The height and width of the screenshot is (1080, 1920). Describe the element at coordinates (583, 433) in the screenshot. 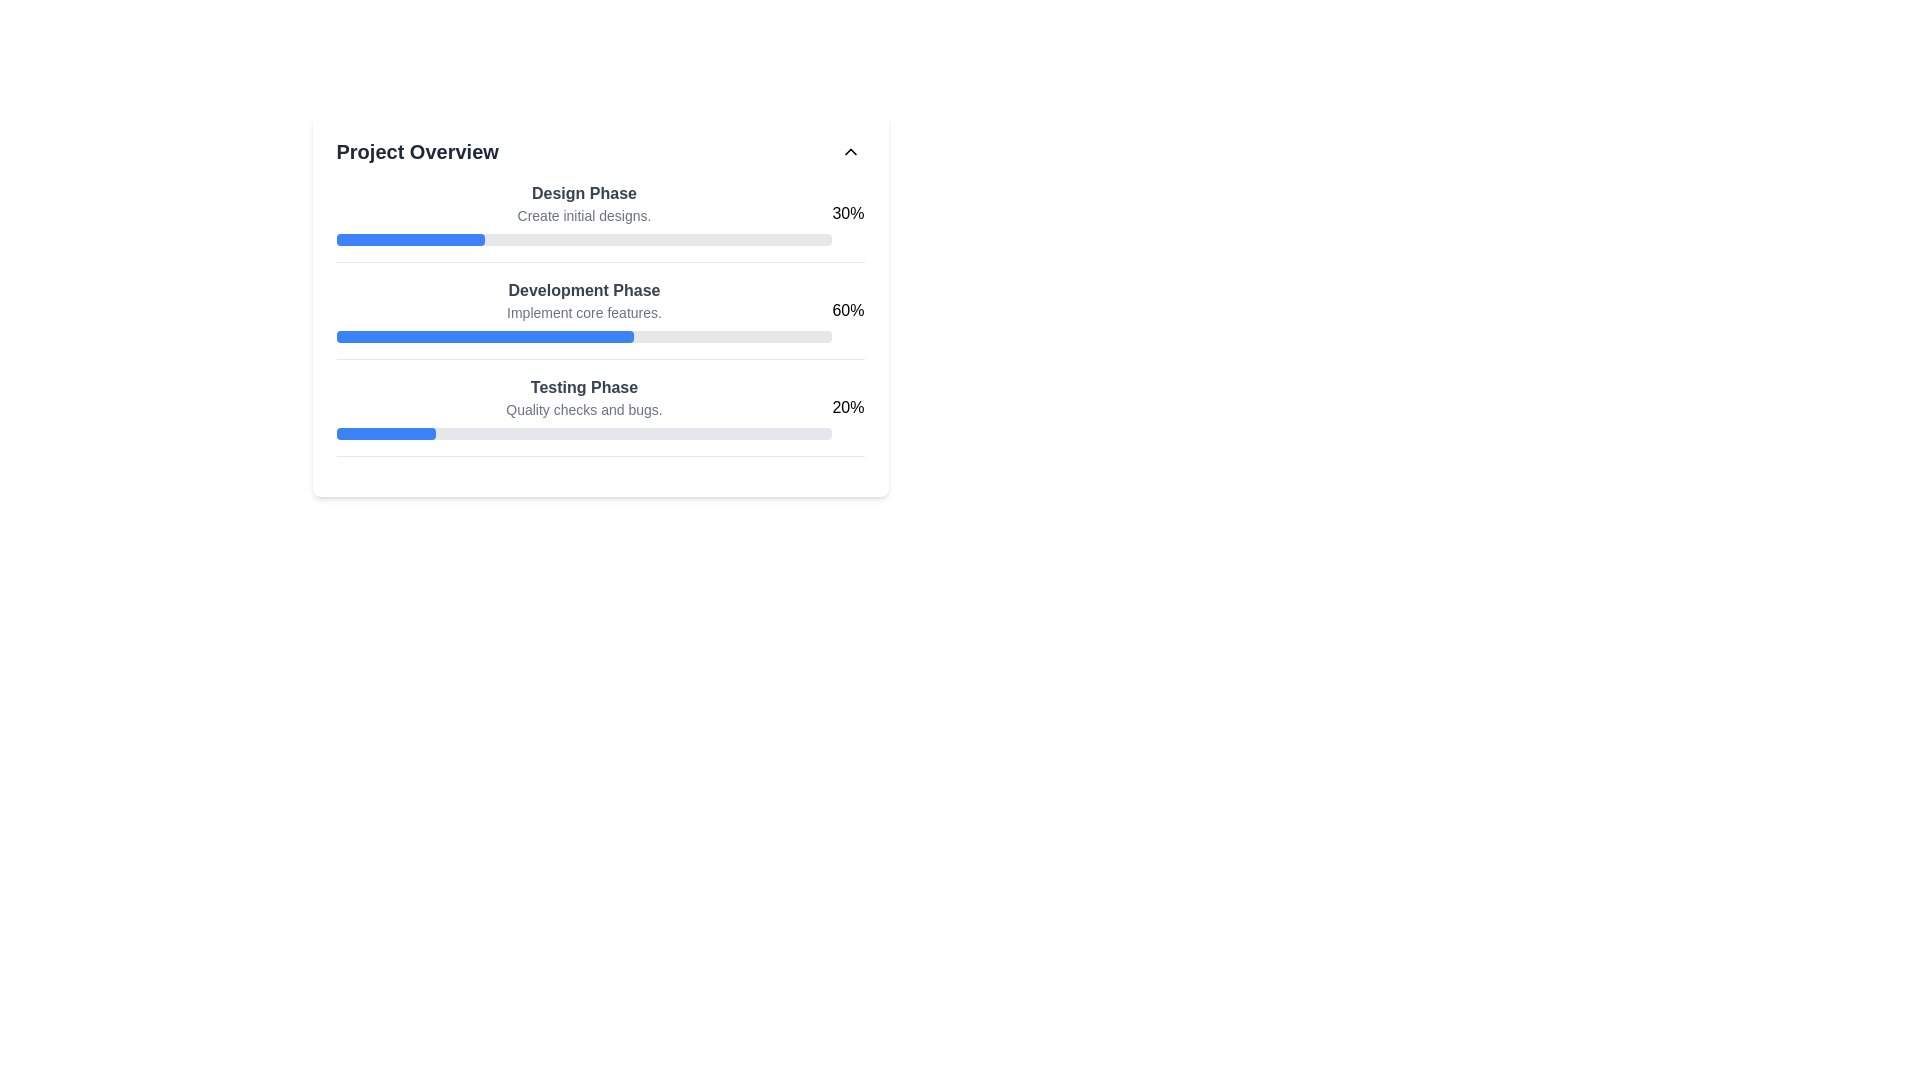

I see `the third progress bar in the 'Testing Phase' section of the project overview, which has a gray background and a blue filled portion representing progress` at that location.